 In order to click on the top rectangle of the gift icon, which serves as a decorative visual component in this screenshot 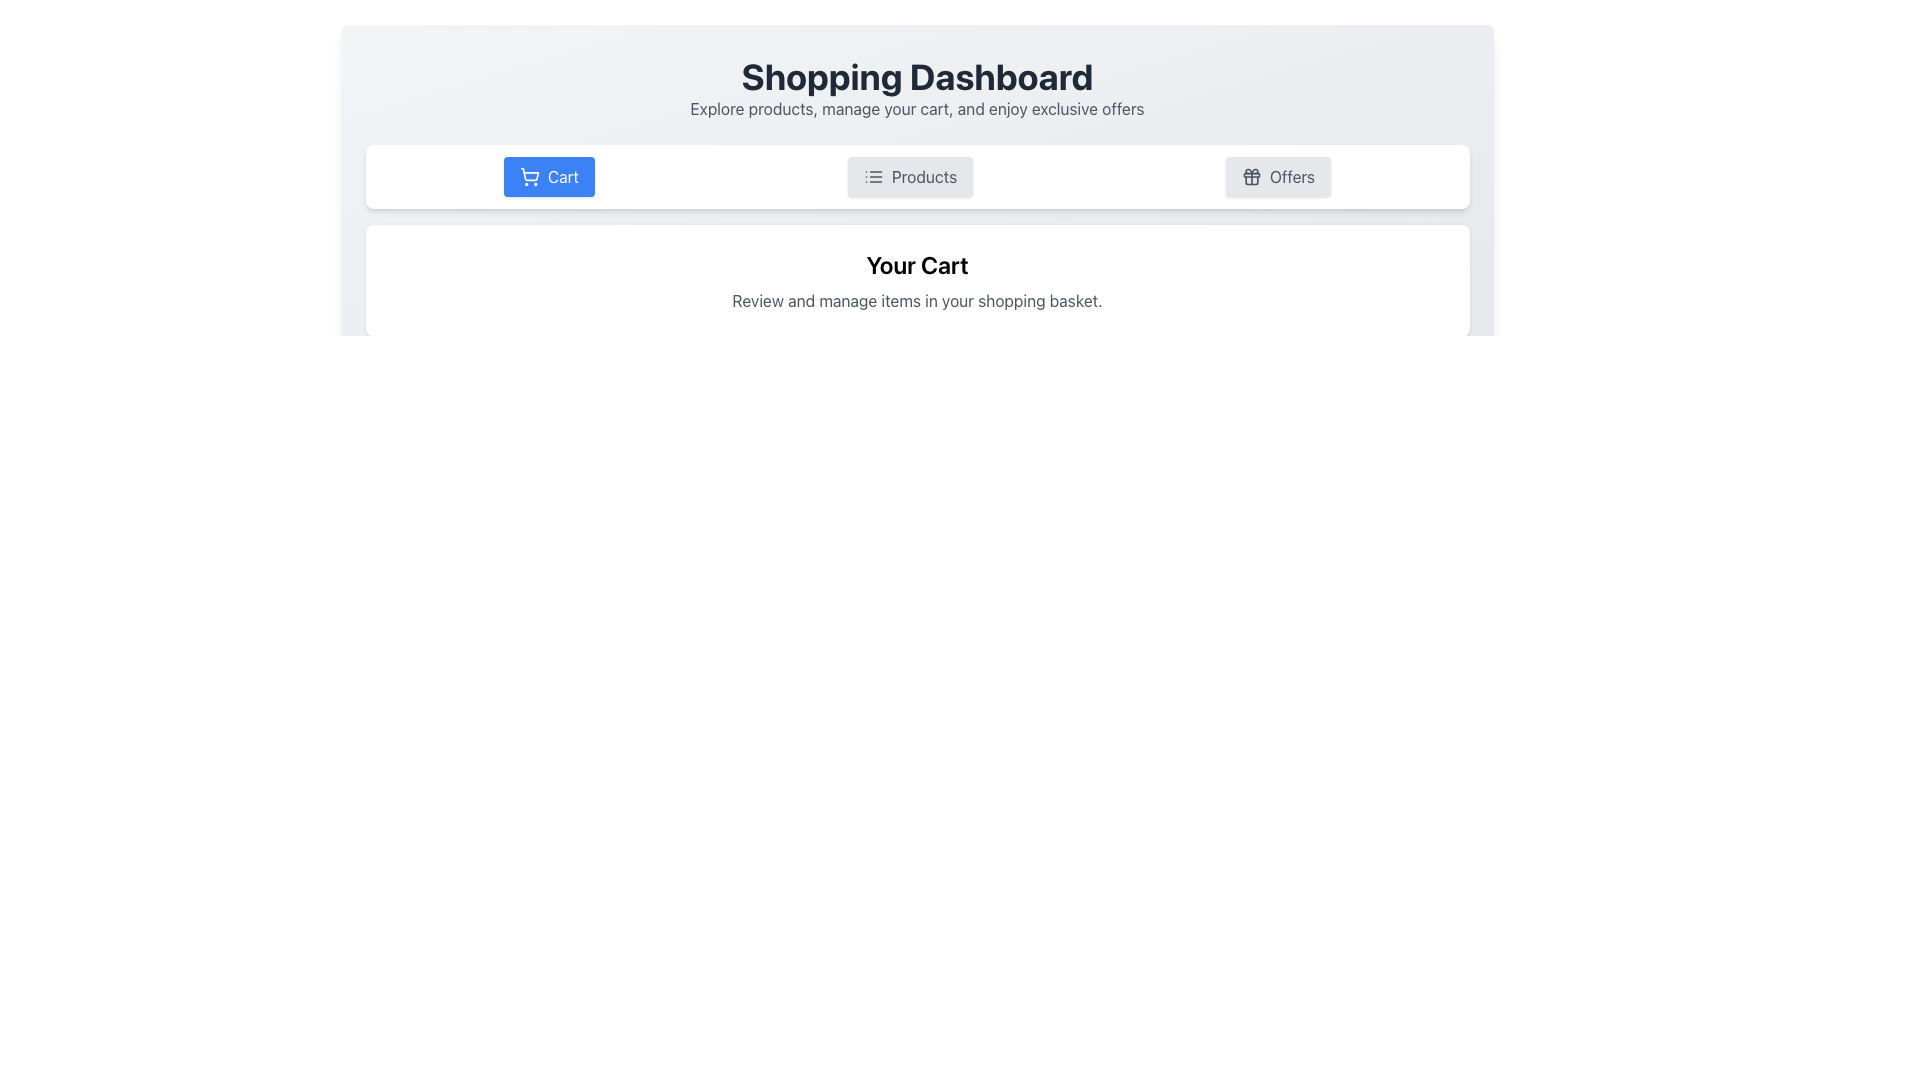, I will do `click(1250, 174)`.